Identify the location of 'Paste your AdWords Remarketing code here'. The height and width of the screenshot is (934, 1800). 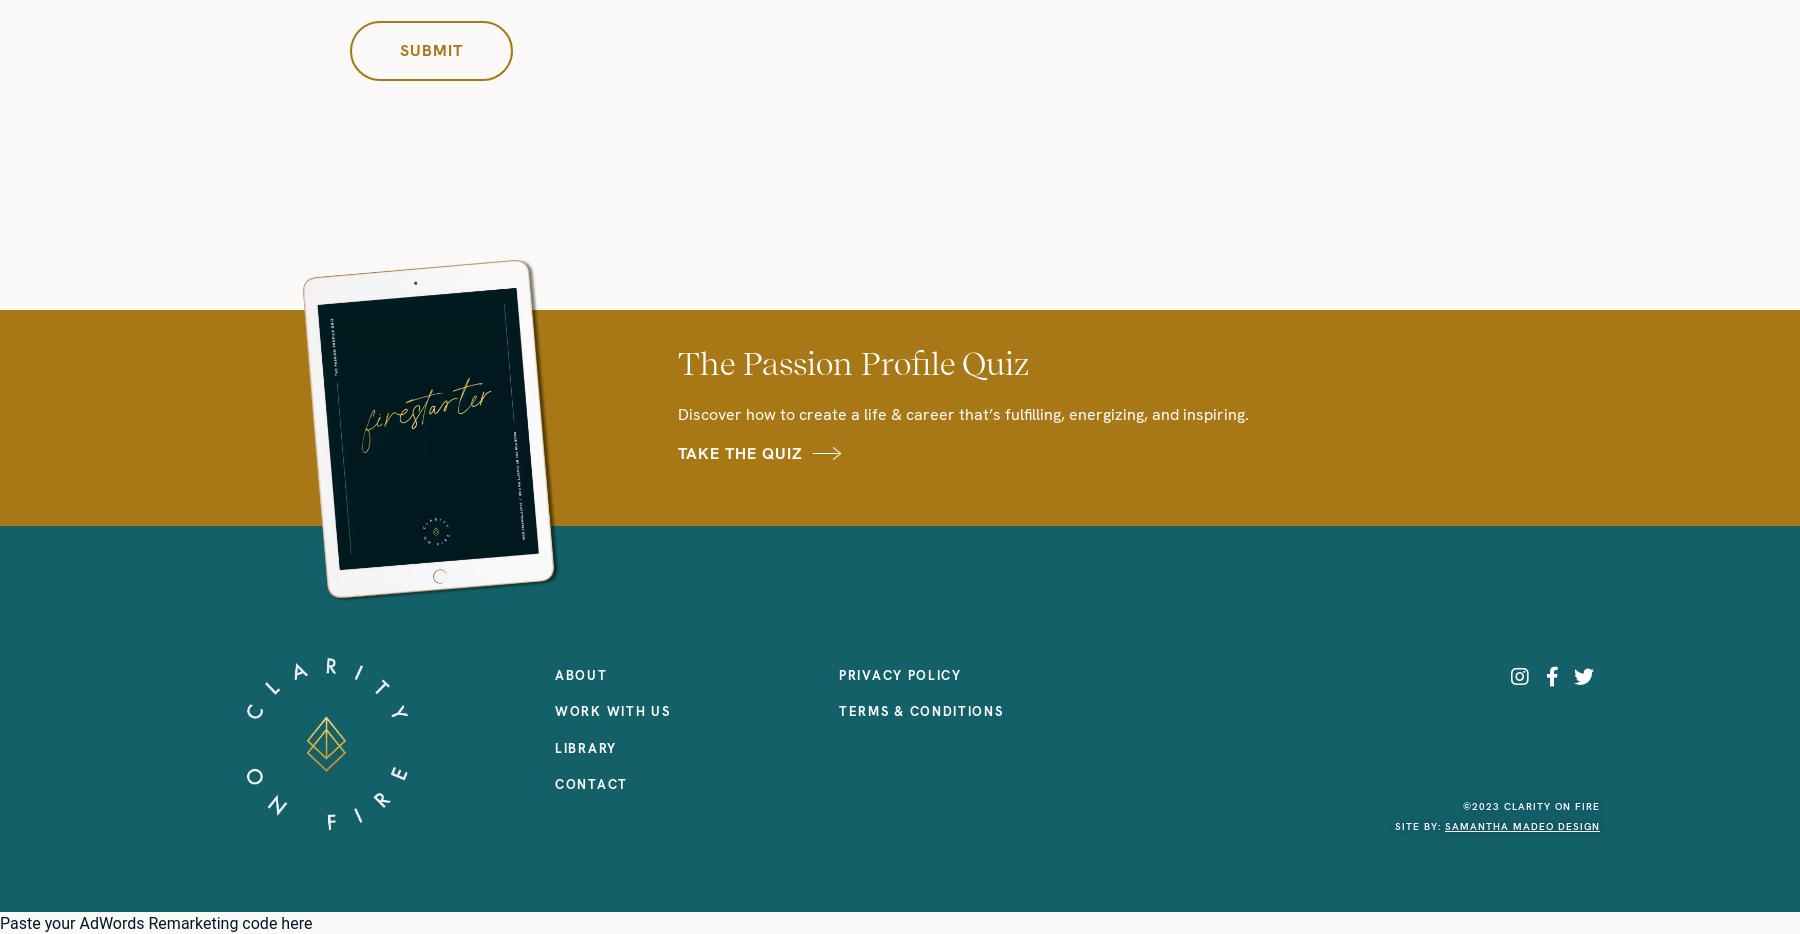
(156, 923).